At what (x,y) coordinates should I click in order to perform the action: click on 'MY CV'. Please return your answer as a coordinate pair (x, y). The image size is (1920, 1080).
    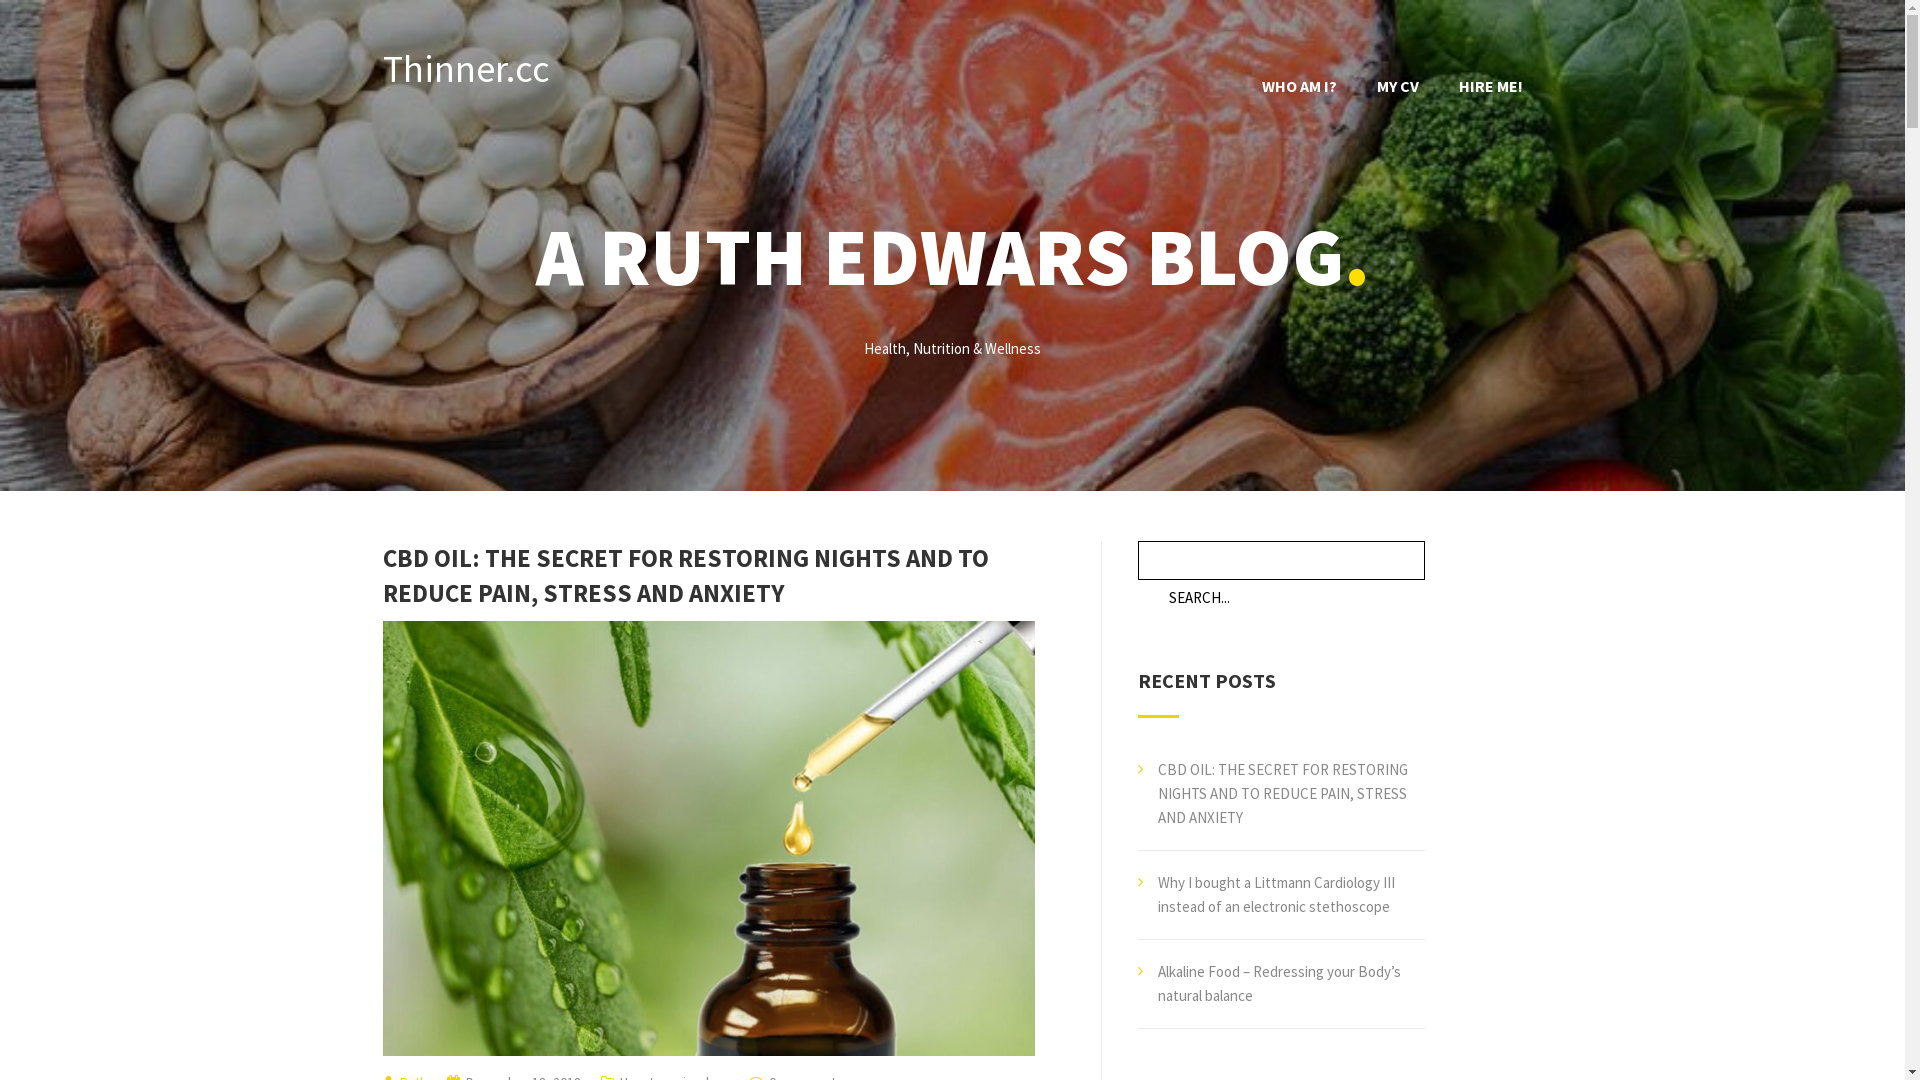
    Looking at the image, I should click on (1395, 84).